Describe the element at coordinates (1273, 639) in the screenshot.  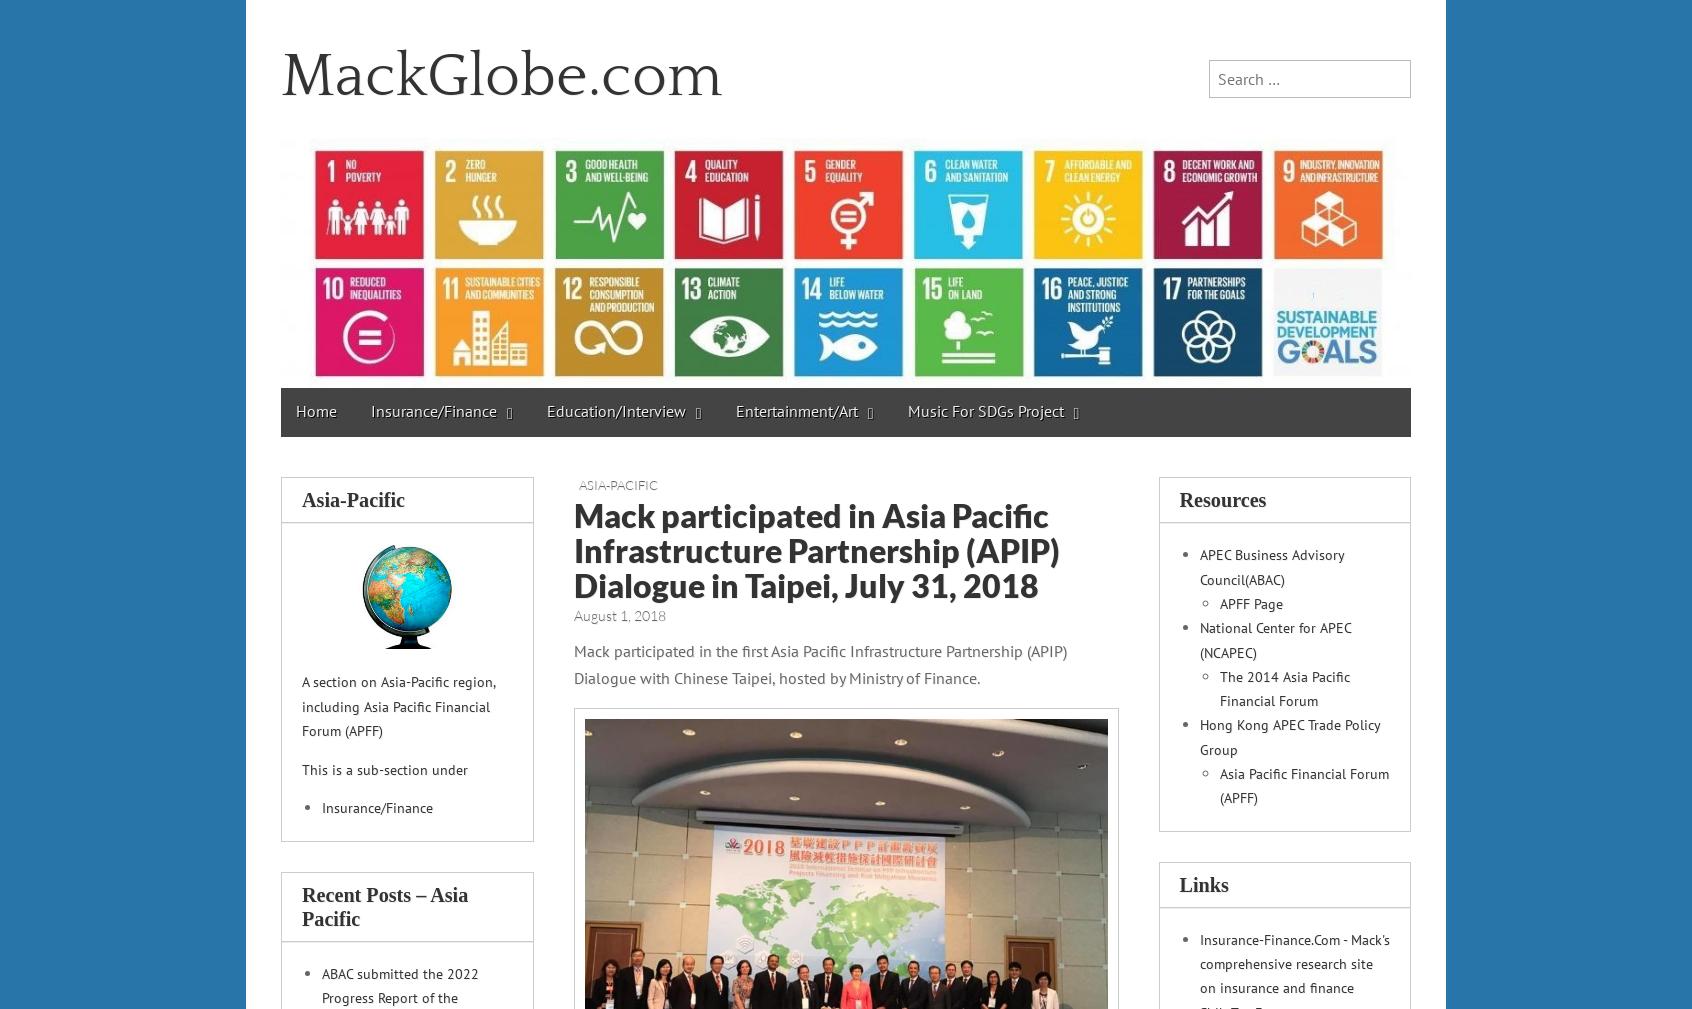
I see `'National Center for APEC (NCAPEC)'` at that location.